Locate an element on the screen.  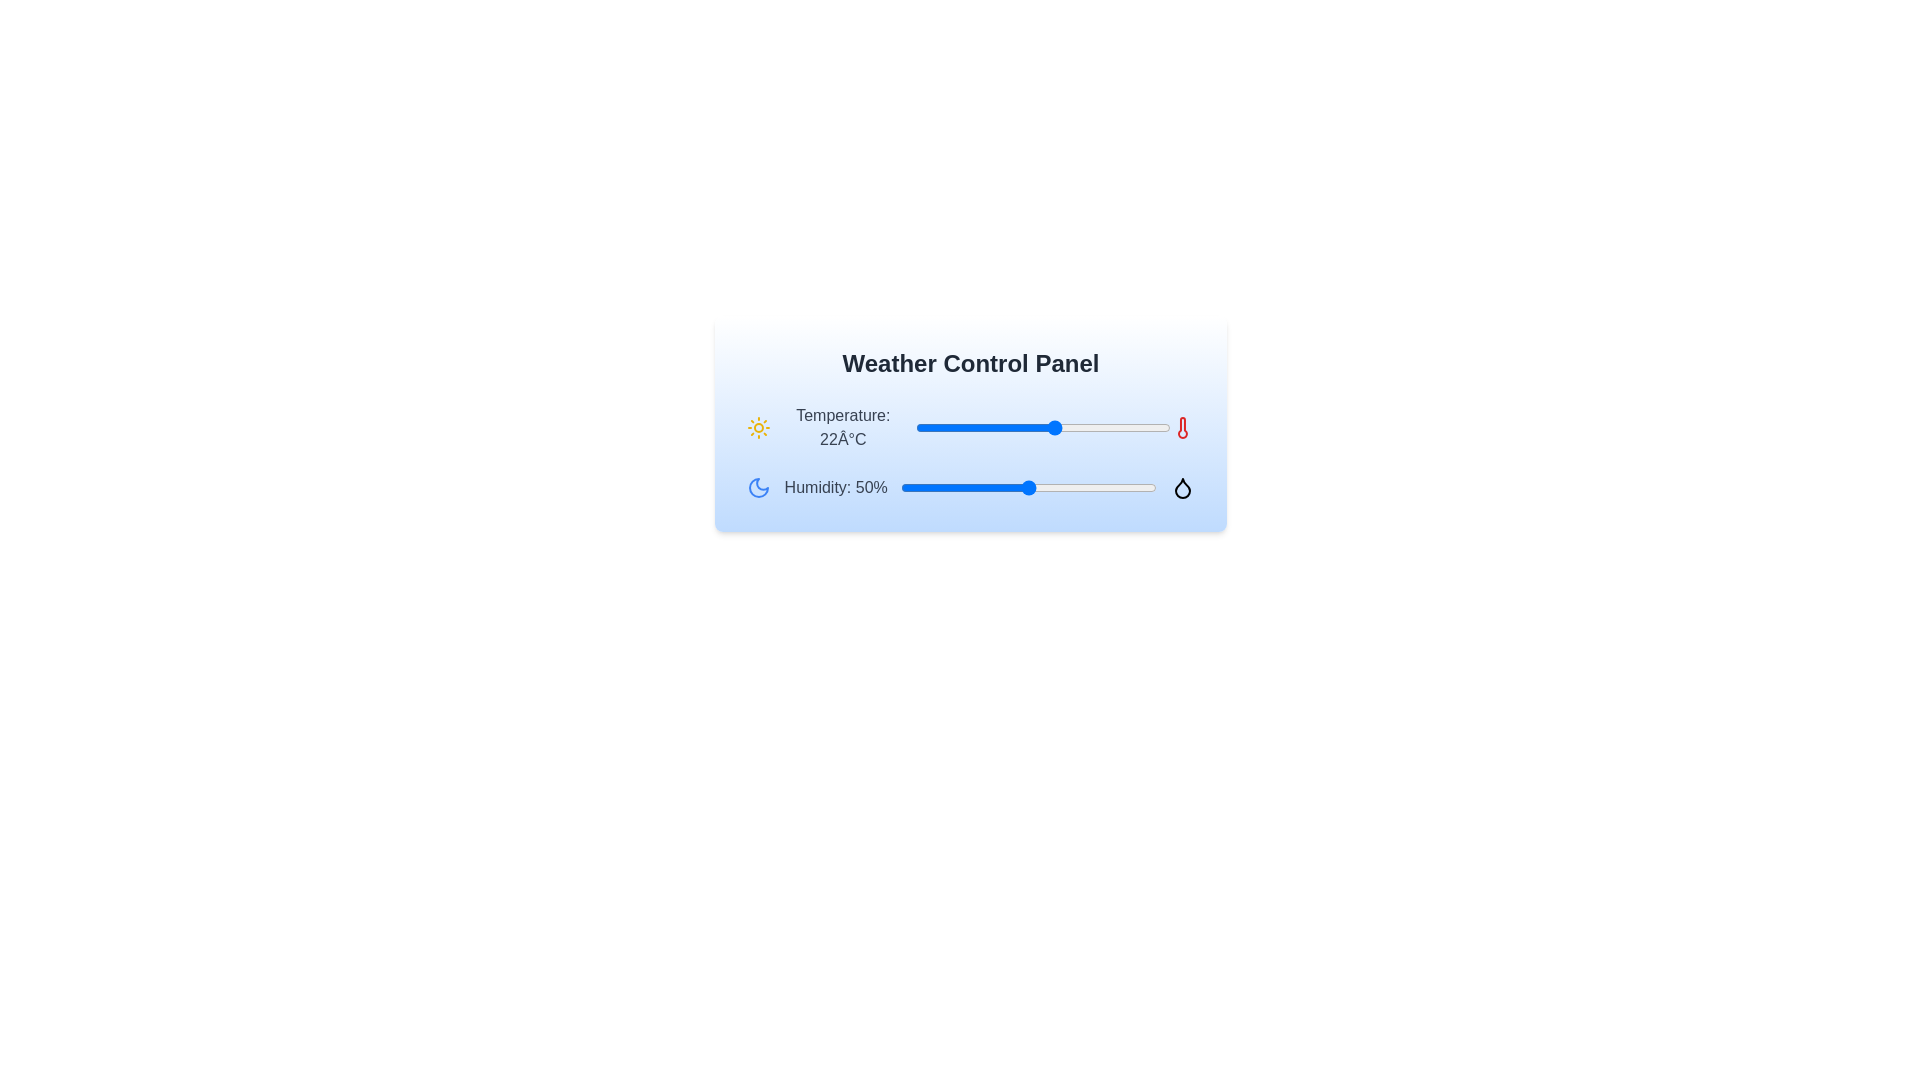
the humidity slider to set the humidity to 59% is located at coordinates (1051, 488).